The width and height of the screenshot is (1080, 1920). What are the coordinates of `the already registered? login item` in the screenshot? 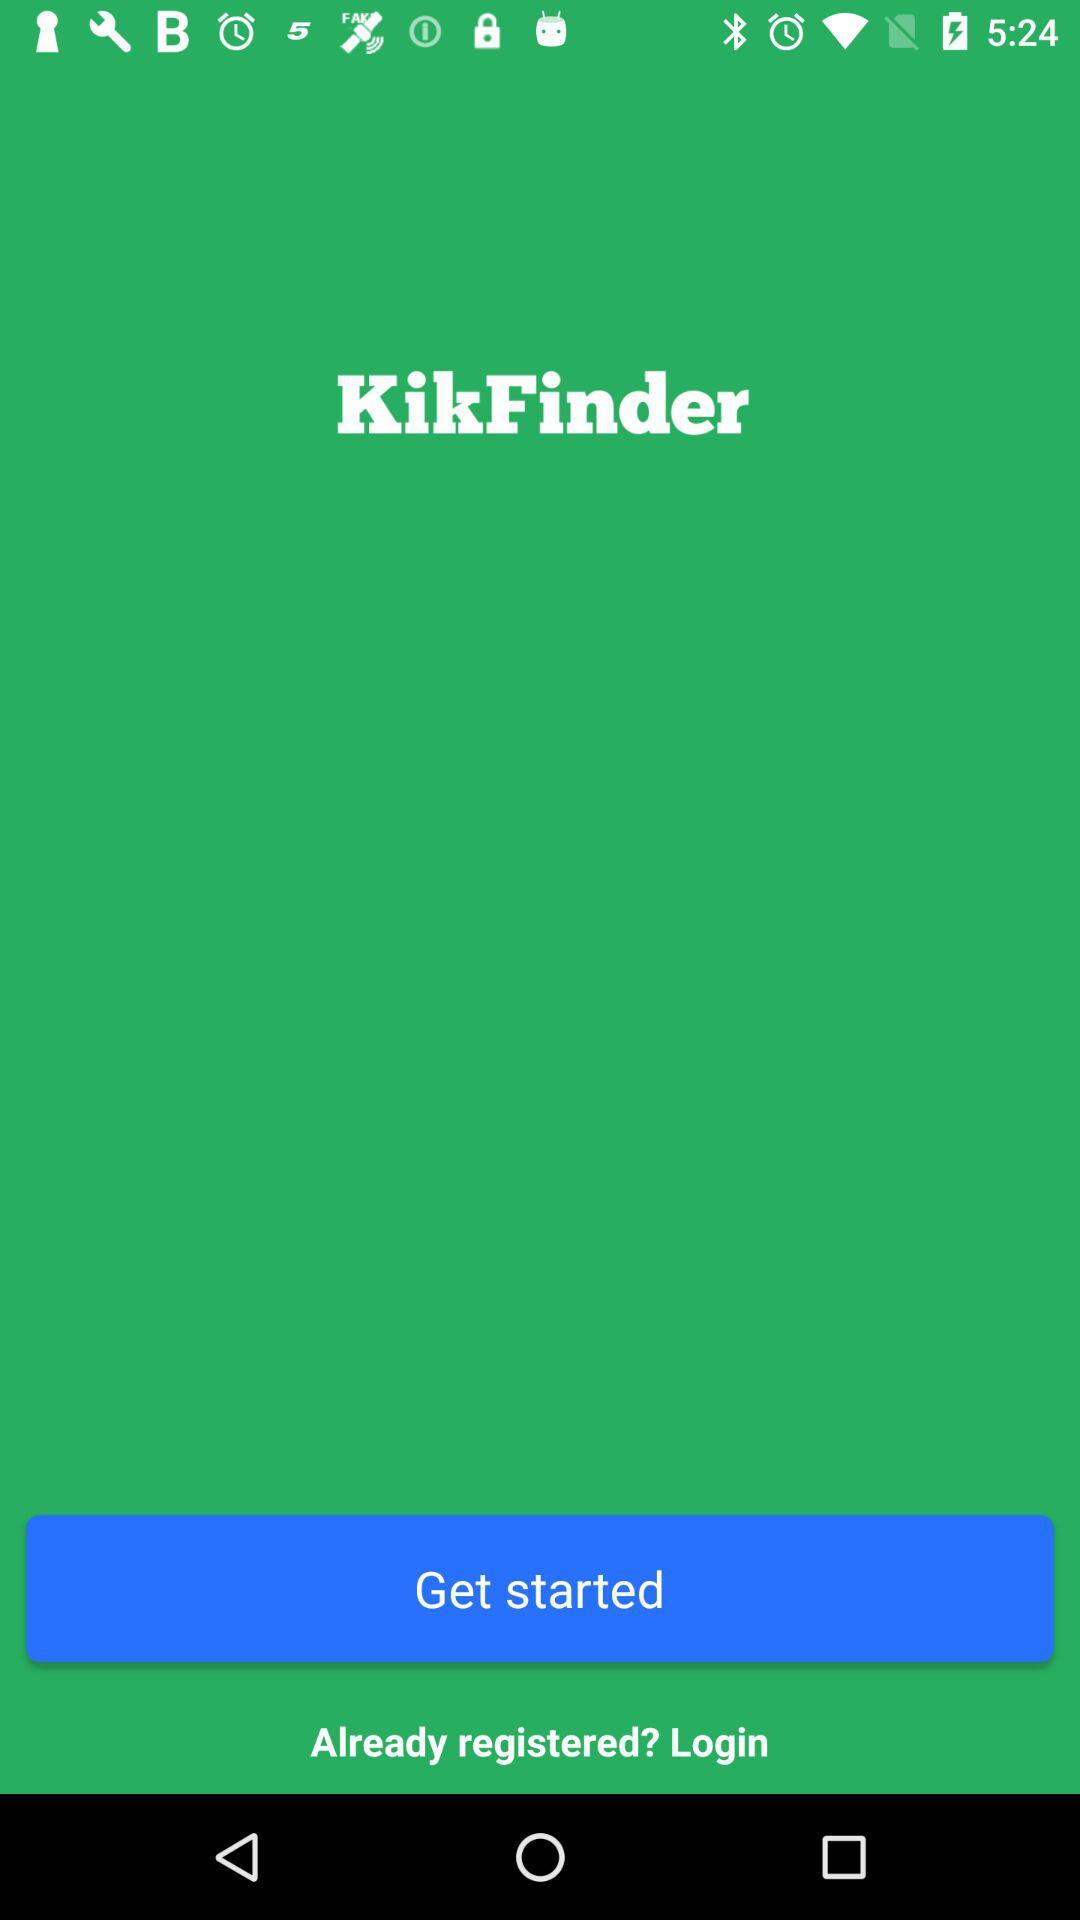 It's located at (540, 1740).